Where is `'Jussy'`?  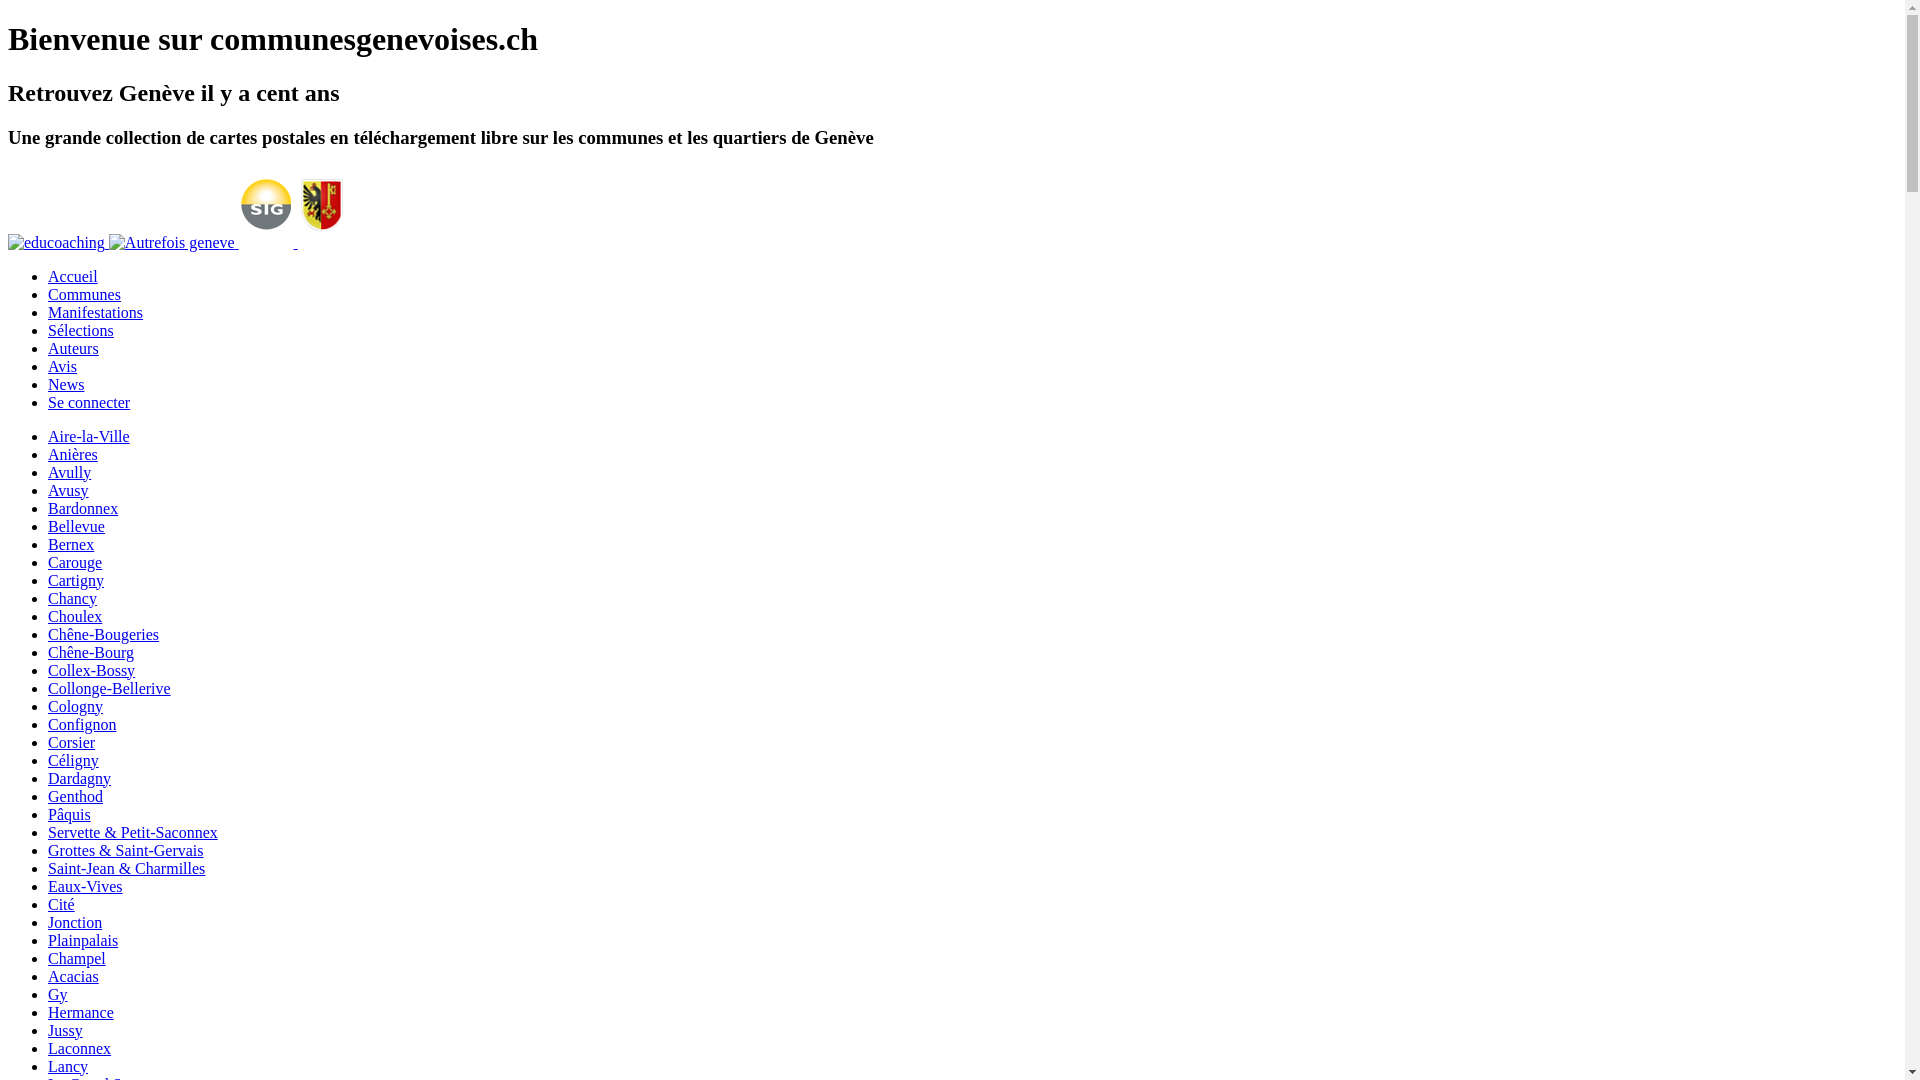
'Jussy' is located at coordinates (65, 1030).